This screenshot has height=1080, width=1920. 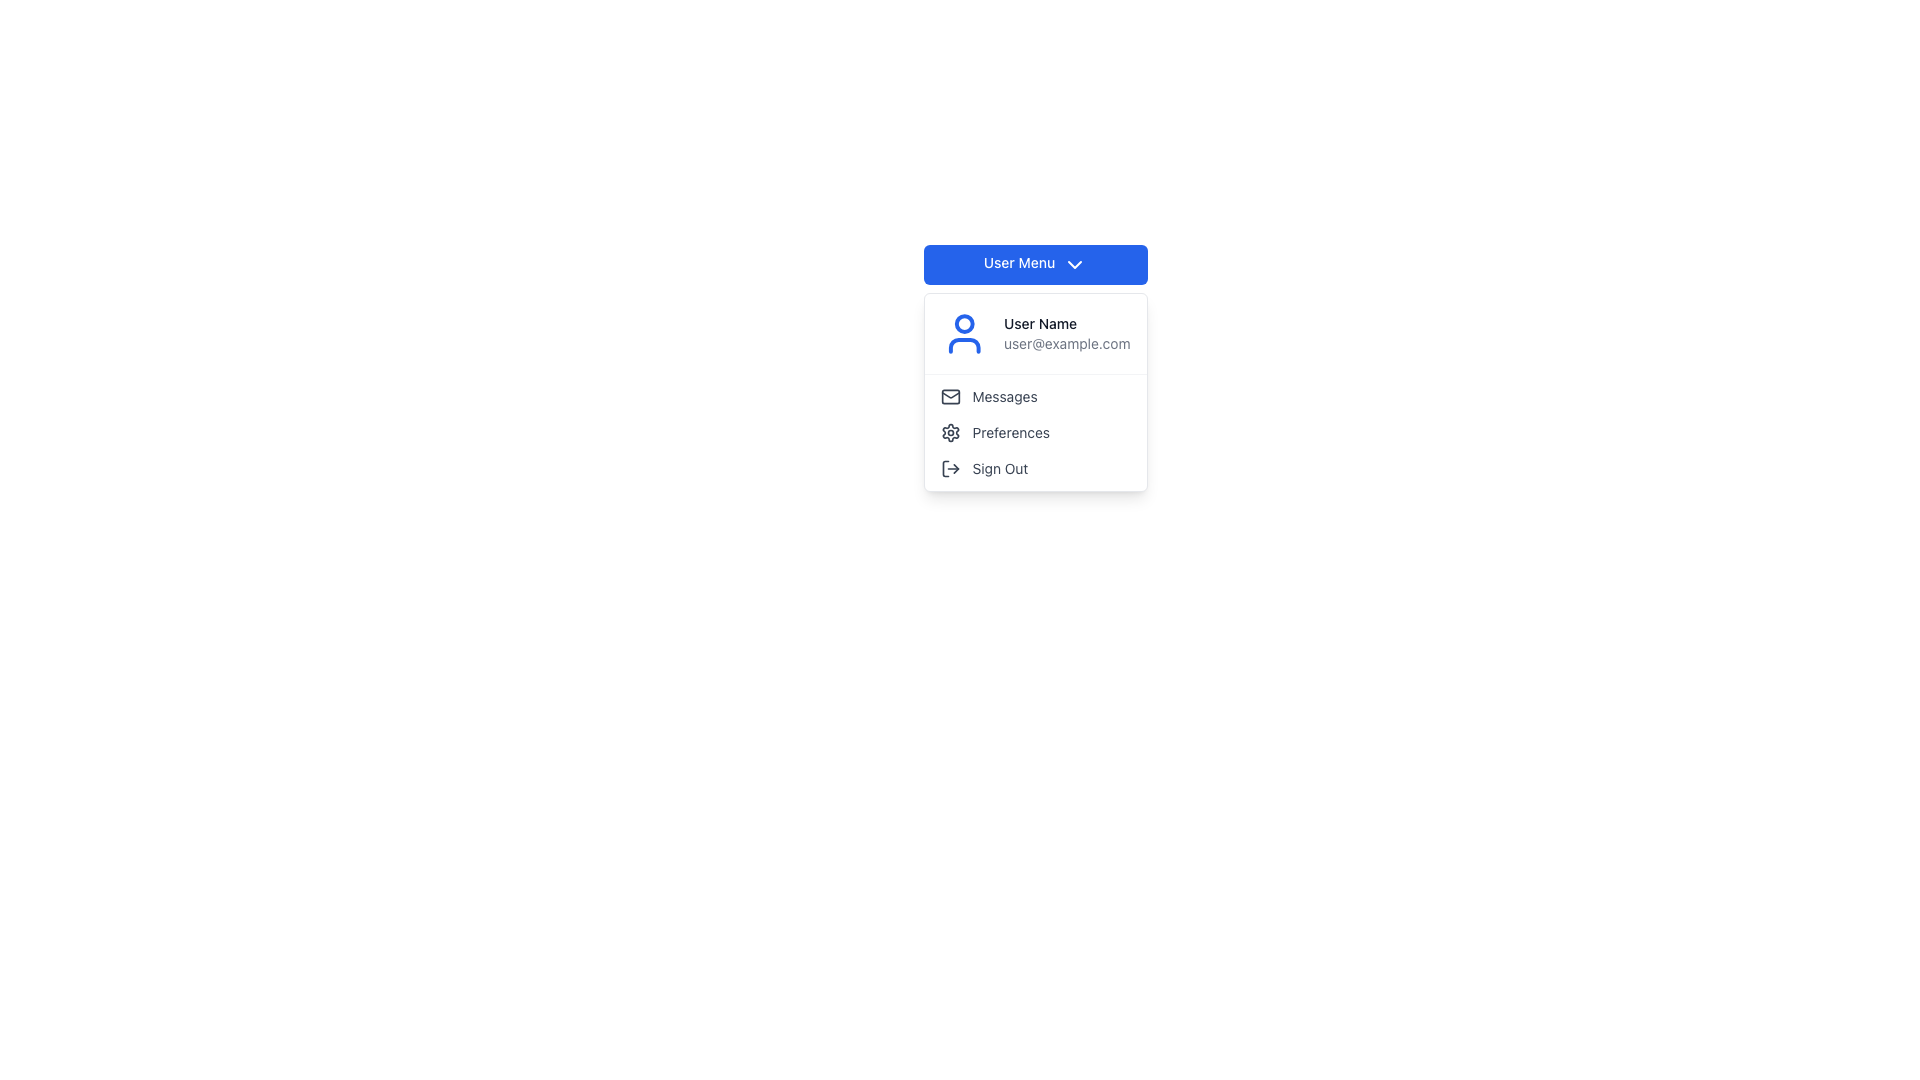 What do you see at coordinates (1074, 264) in the screenshot?
I see `the downward-pointing chevron icon located to the right of the 'User Menu' text` at bounding box center [1074, 264].